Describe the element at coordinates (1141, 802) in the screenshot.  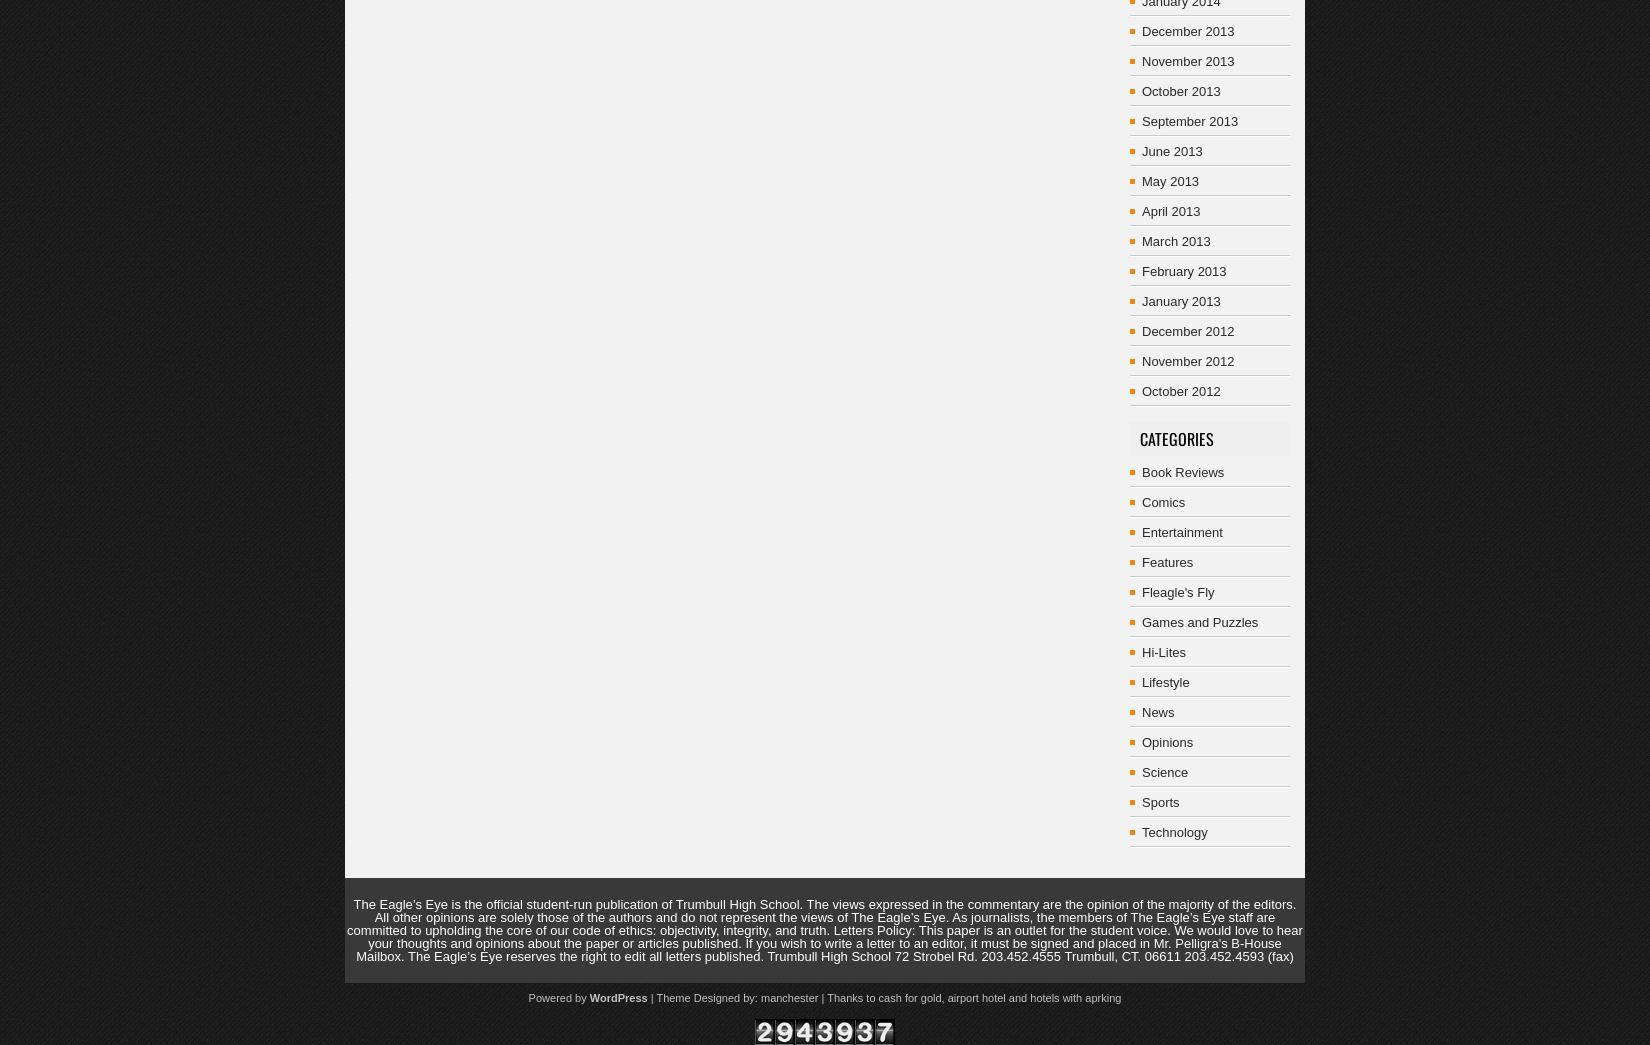
I see `'Sports'` at that location.